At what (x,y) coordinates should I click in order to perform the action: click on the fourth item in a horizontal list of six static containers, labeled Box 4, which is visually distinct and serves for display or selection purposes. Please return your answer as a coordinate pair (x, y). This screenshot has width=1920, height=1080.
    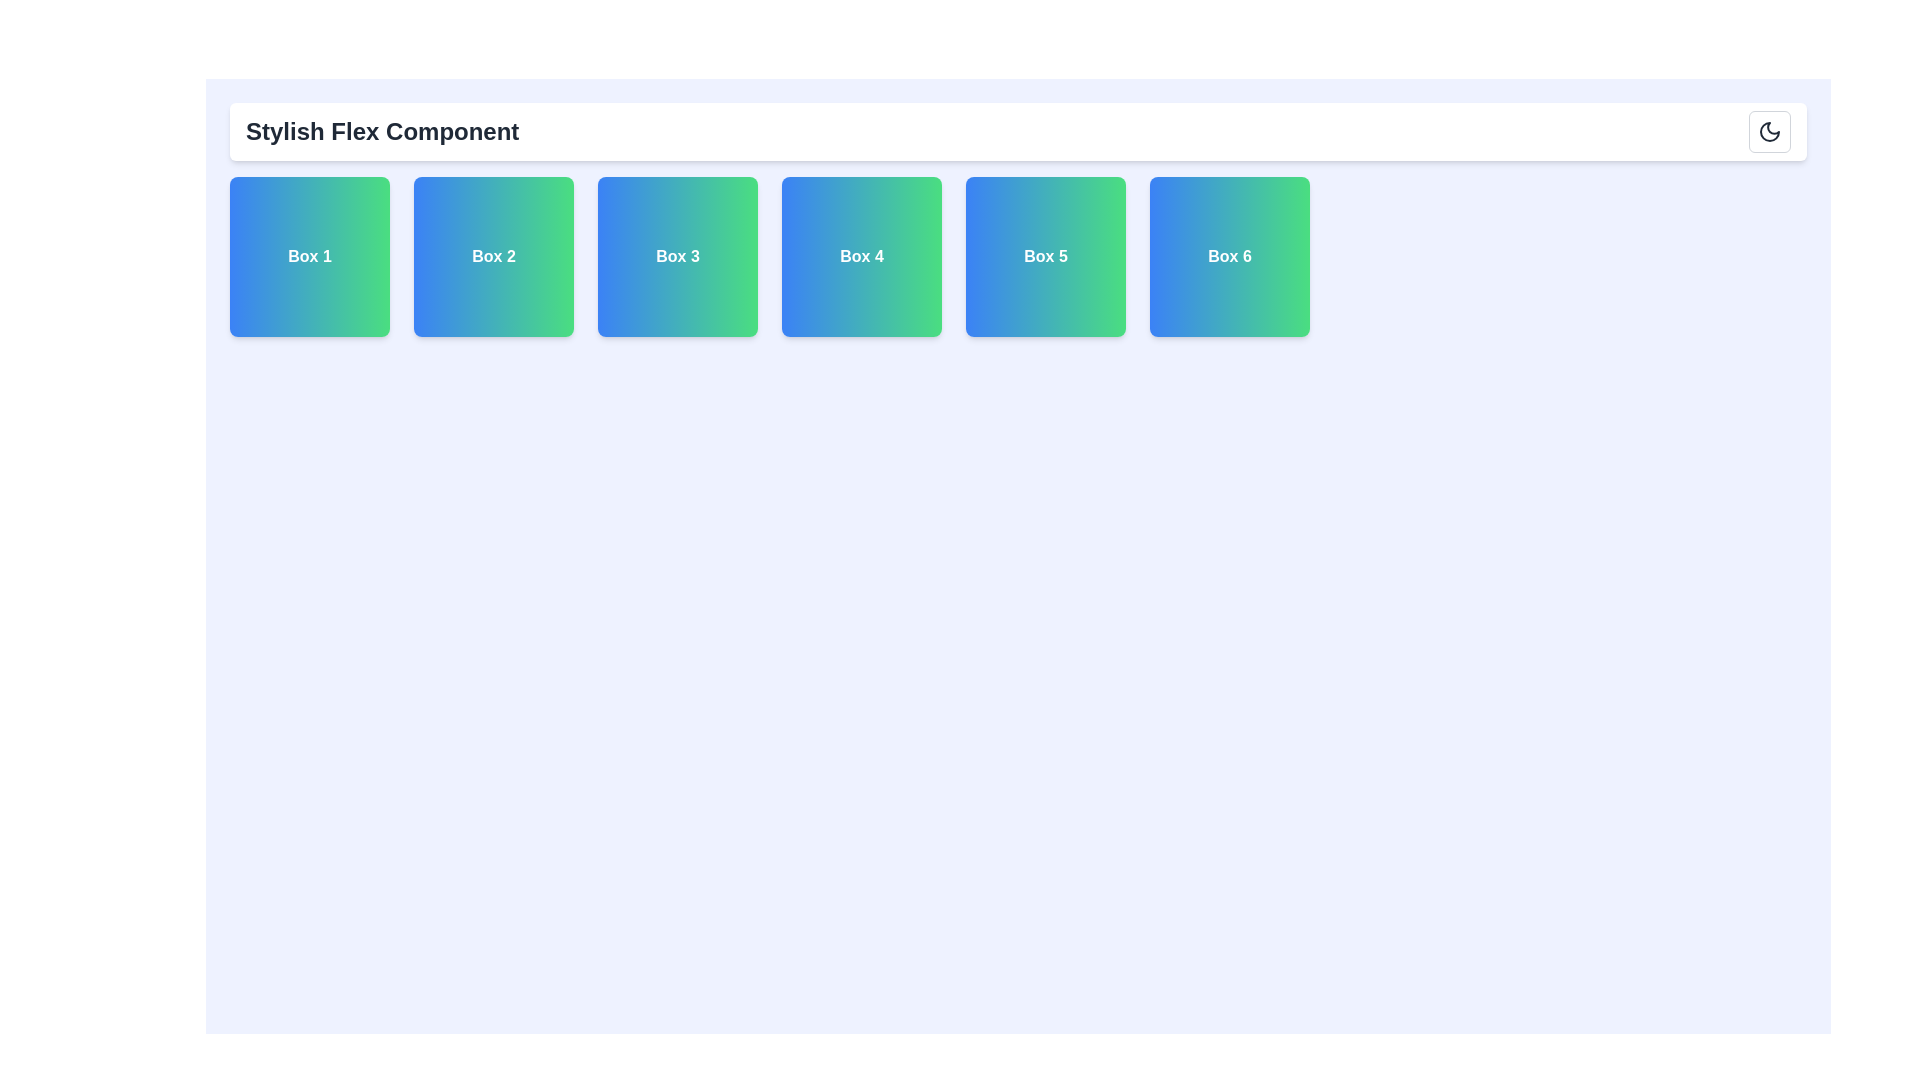
    Looking at the image, I should click on (862, 256).